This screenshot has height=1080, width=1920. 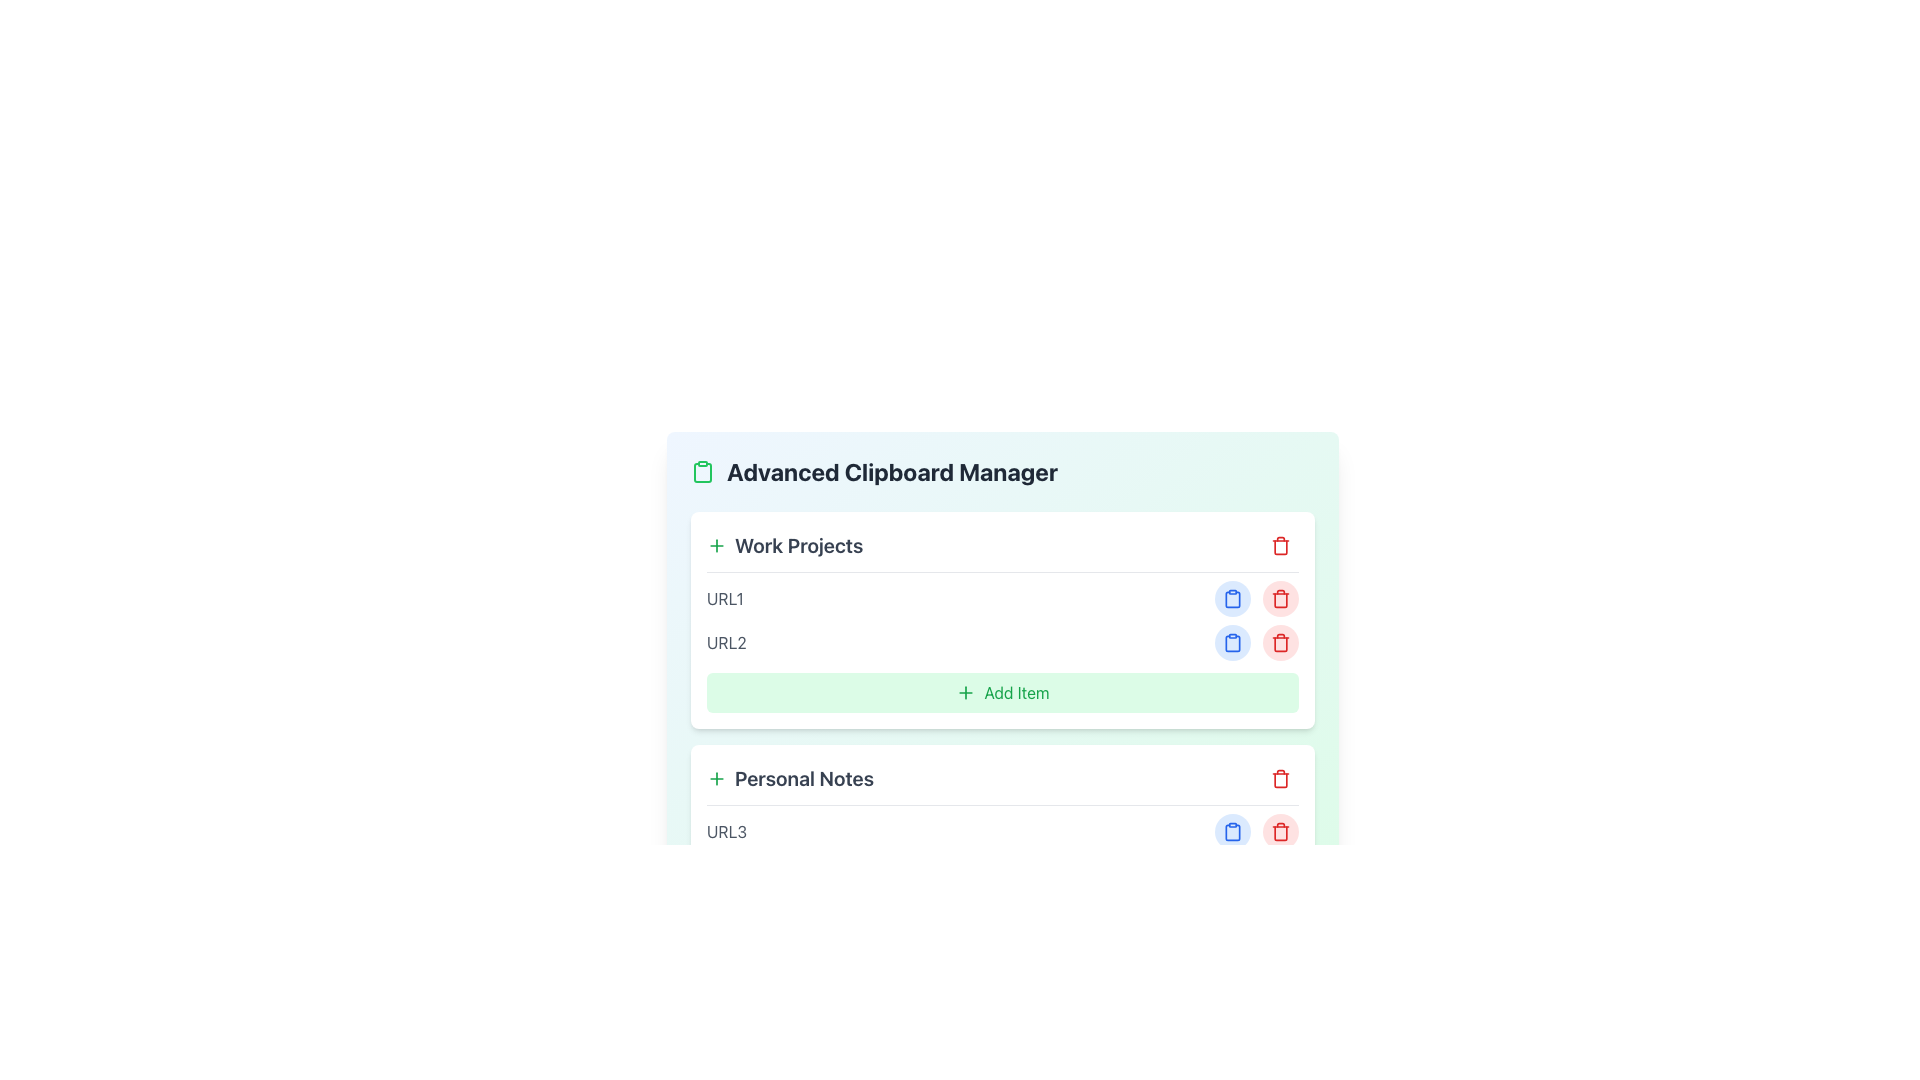 What do you see at coordinates (1281, 643) in the screenshot?
I see `the circular red button with a trash can icon` at bounding box center [1281, 643].